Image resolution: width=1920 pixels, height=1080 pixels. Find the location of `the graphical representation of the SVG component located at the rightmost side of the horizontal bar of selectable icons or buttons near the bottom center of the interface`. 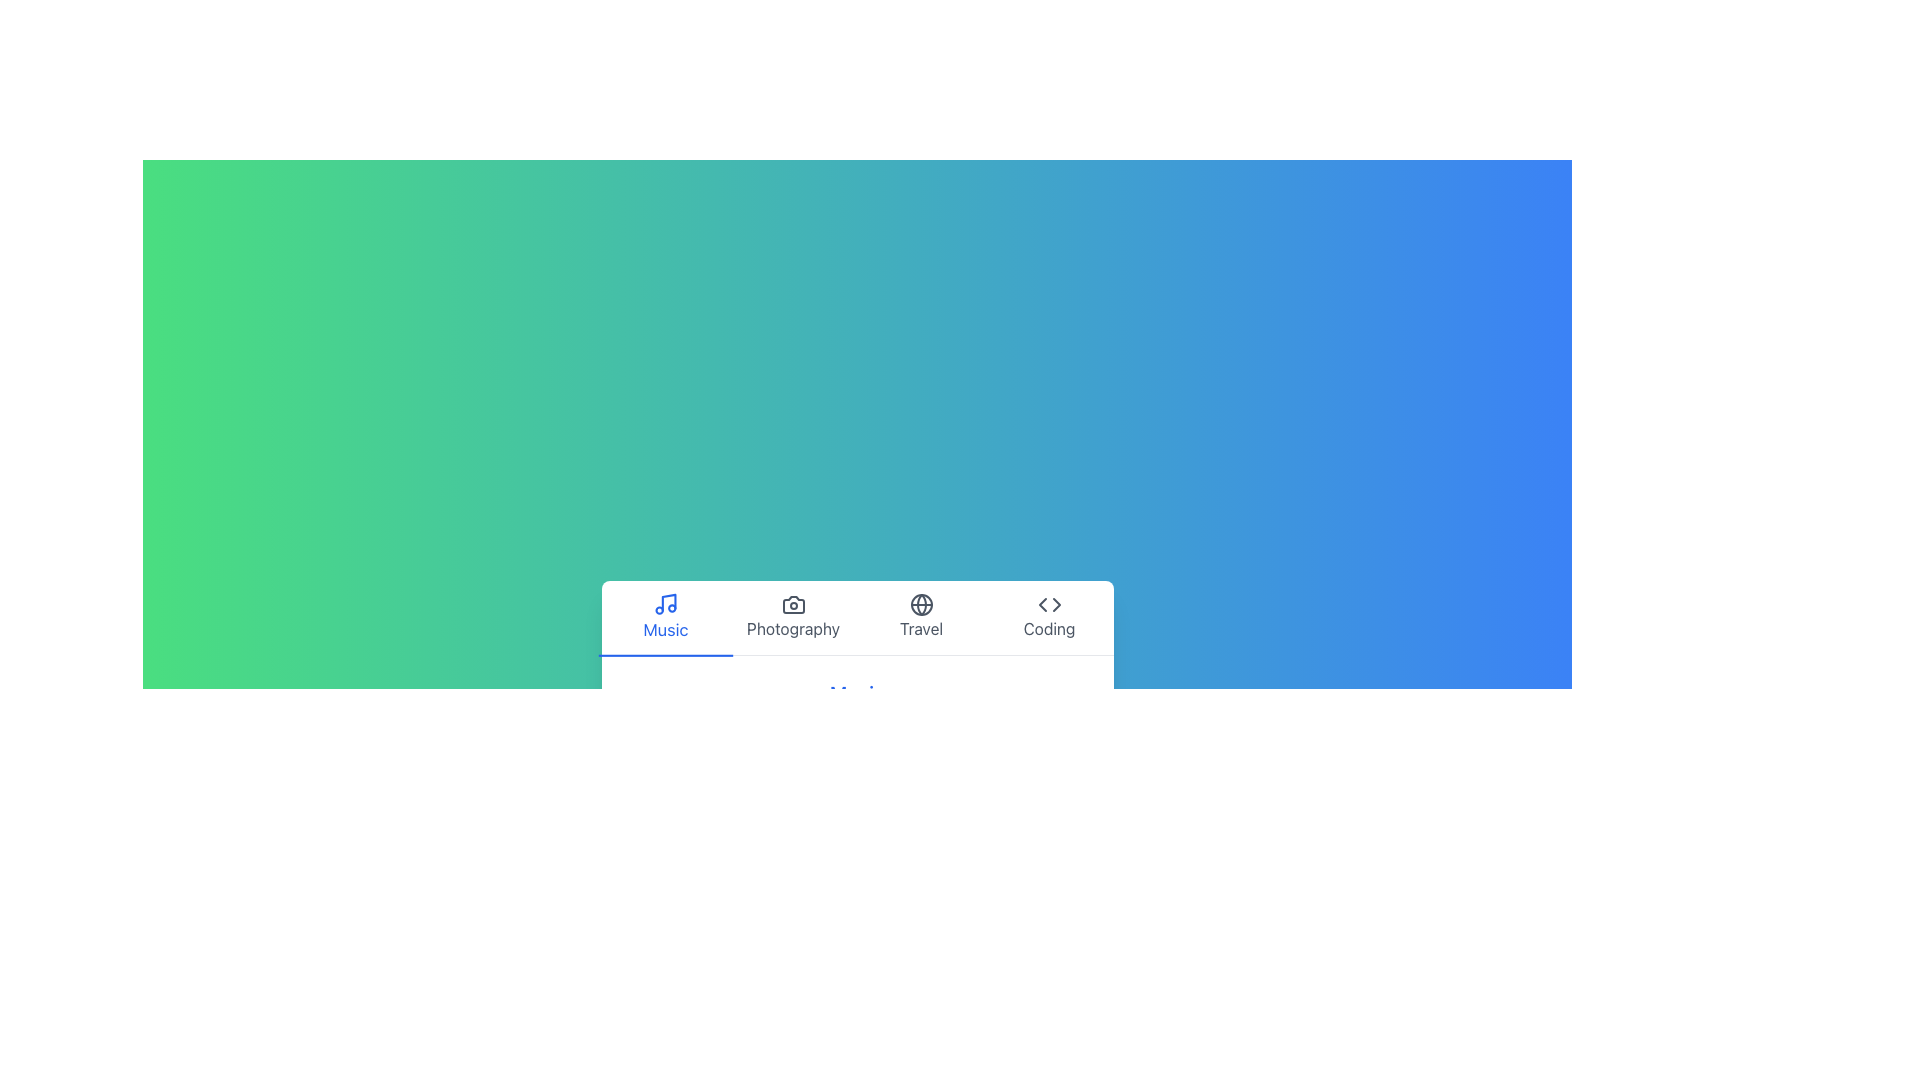

the graphical representation of the SVG component located at the rightmost side of the horizontal bar of selectable icons or buttons near the bottom center of the interface is located at coordinates (1055, 603).